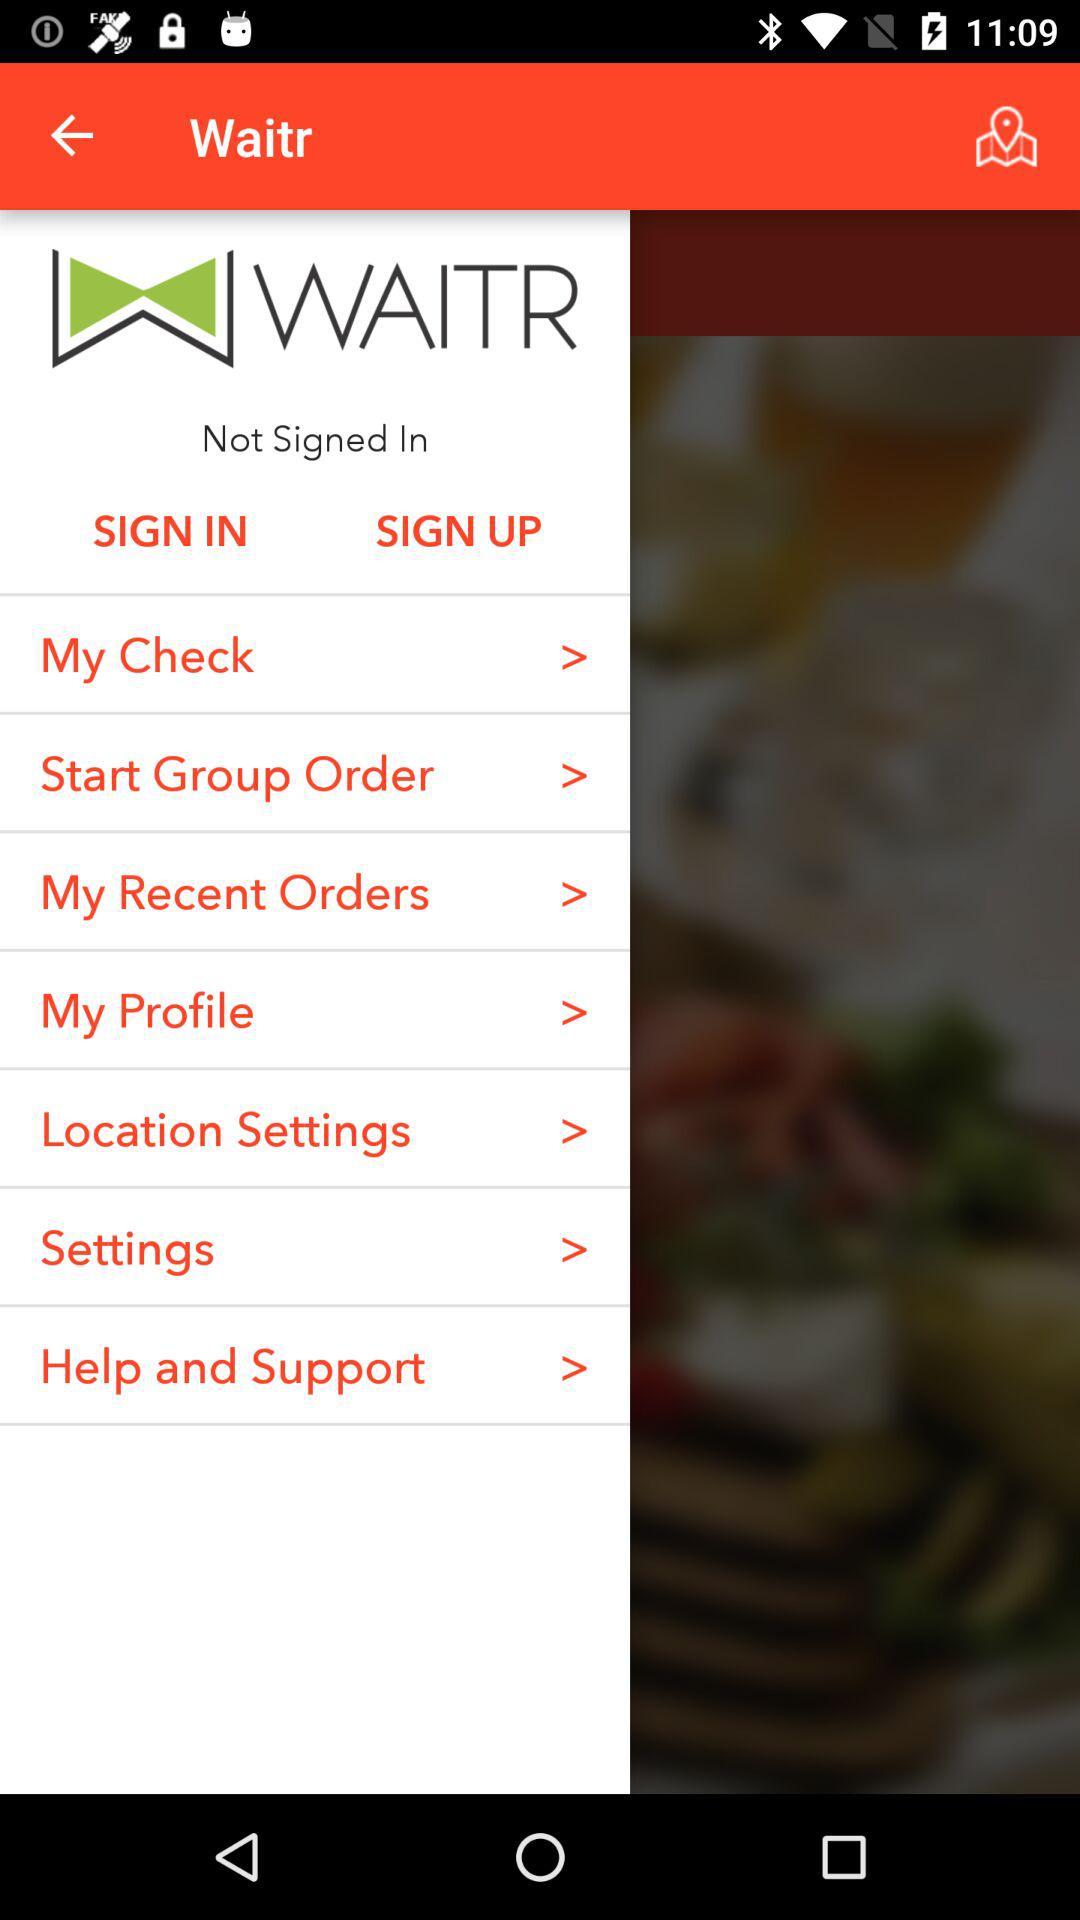  What do you see at coordinates (574, 1128) in the screenshot?
I see `item below the > item` at bounding box center [574, 1128].